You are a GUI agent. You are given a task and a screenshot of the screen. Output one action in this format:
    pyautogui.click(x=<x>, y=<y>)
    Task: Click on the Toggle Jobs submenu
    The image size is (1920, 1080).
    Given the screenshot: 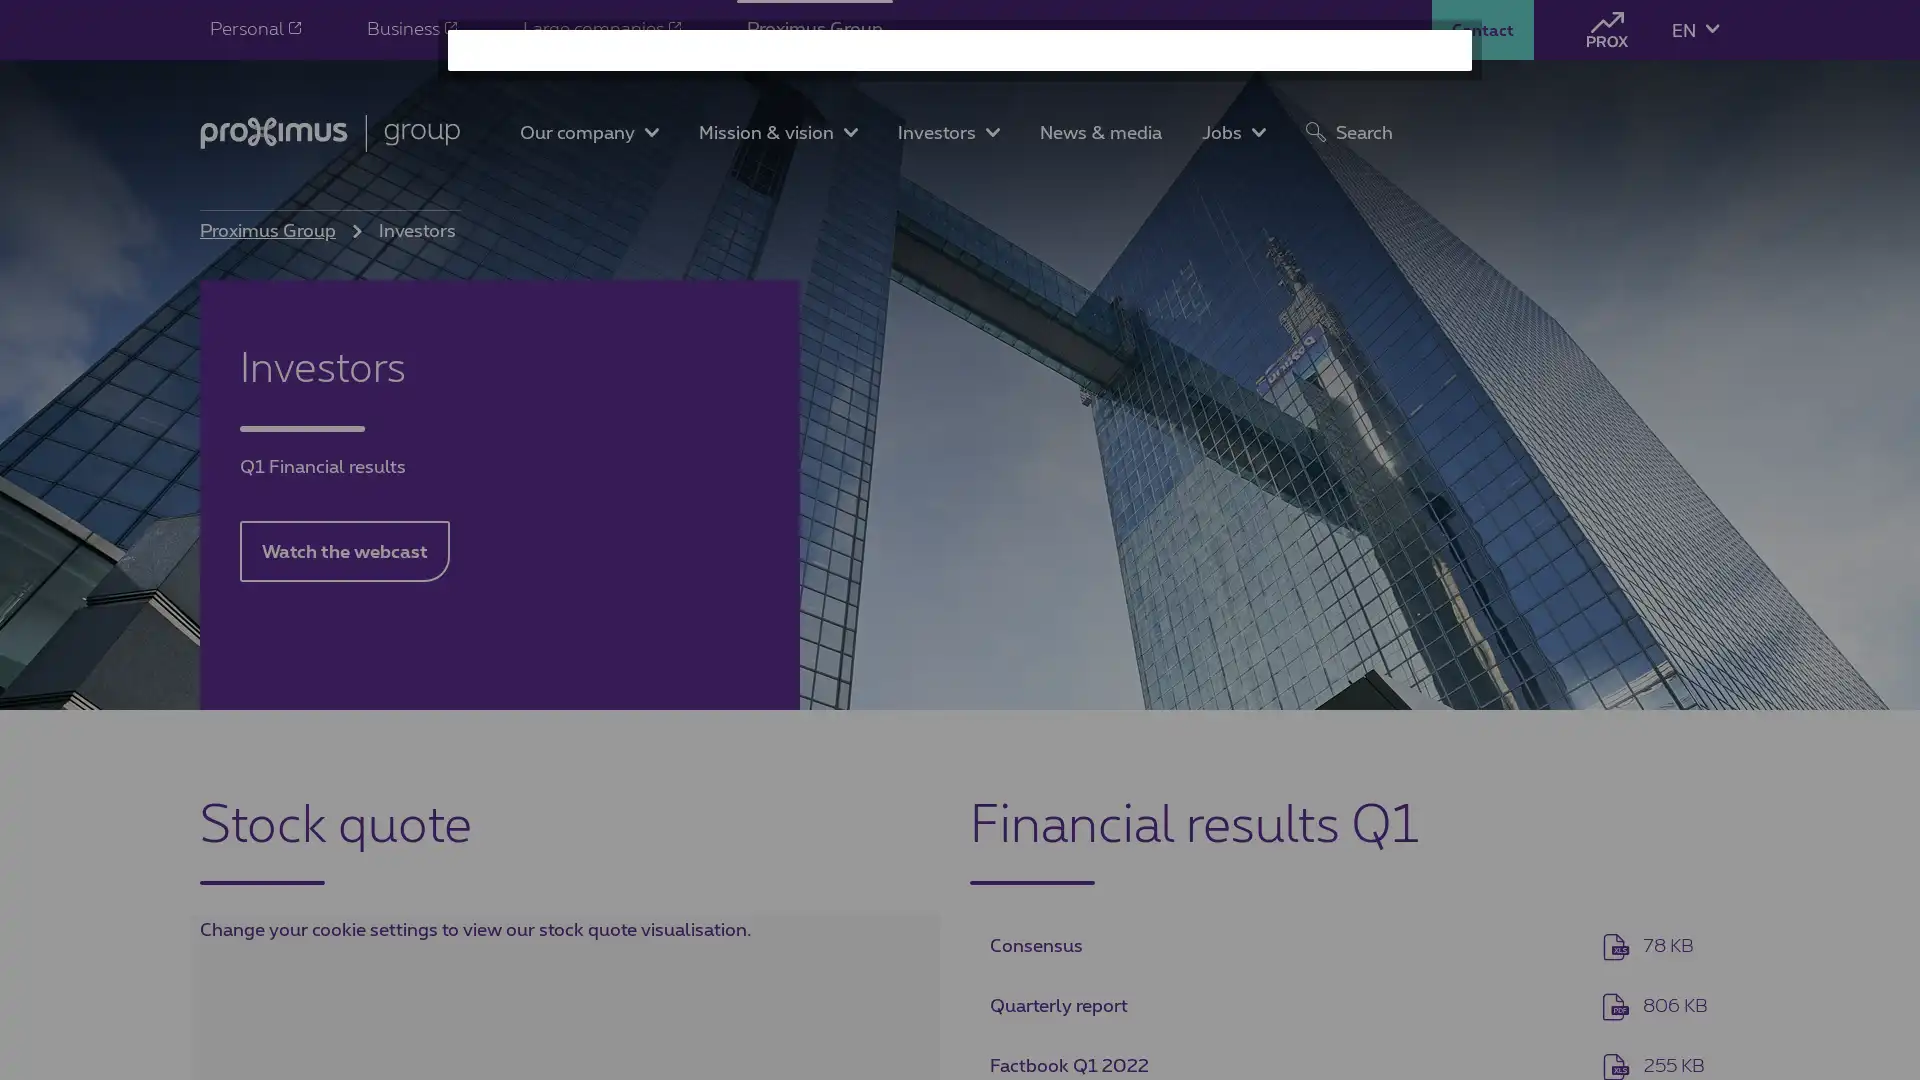 What is the action you would take?
    pyautogui.click(x=1232, y=132)
    